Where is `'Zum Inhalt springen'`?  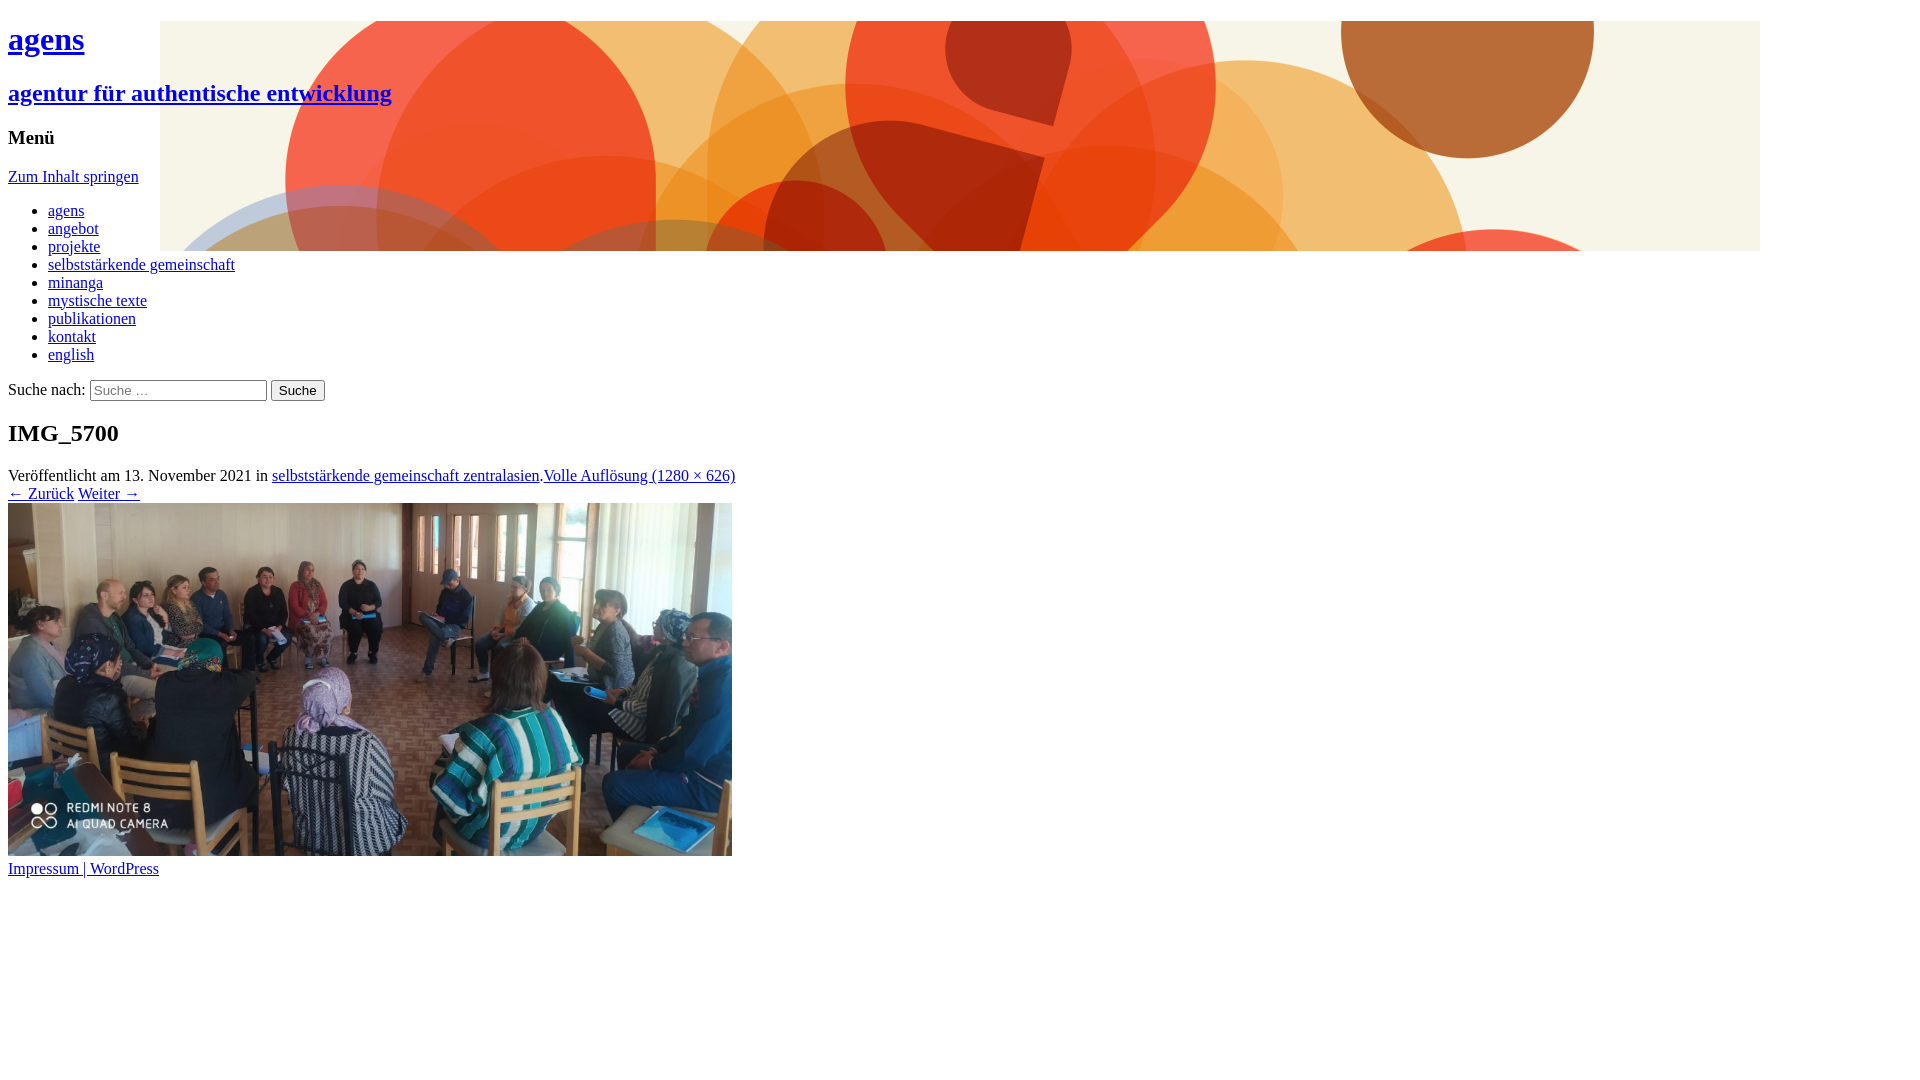
'Zum Inhalt springen' is located at coordinates (73, 175).